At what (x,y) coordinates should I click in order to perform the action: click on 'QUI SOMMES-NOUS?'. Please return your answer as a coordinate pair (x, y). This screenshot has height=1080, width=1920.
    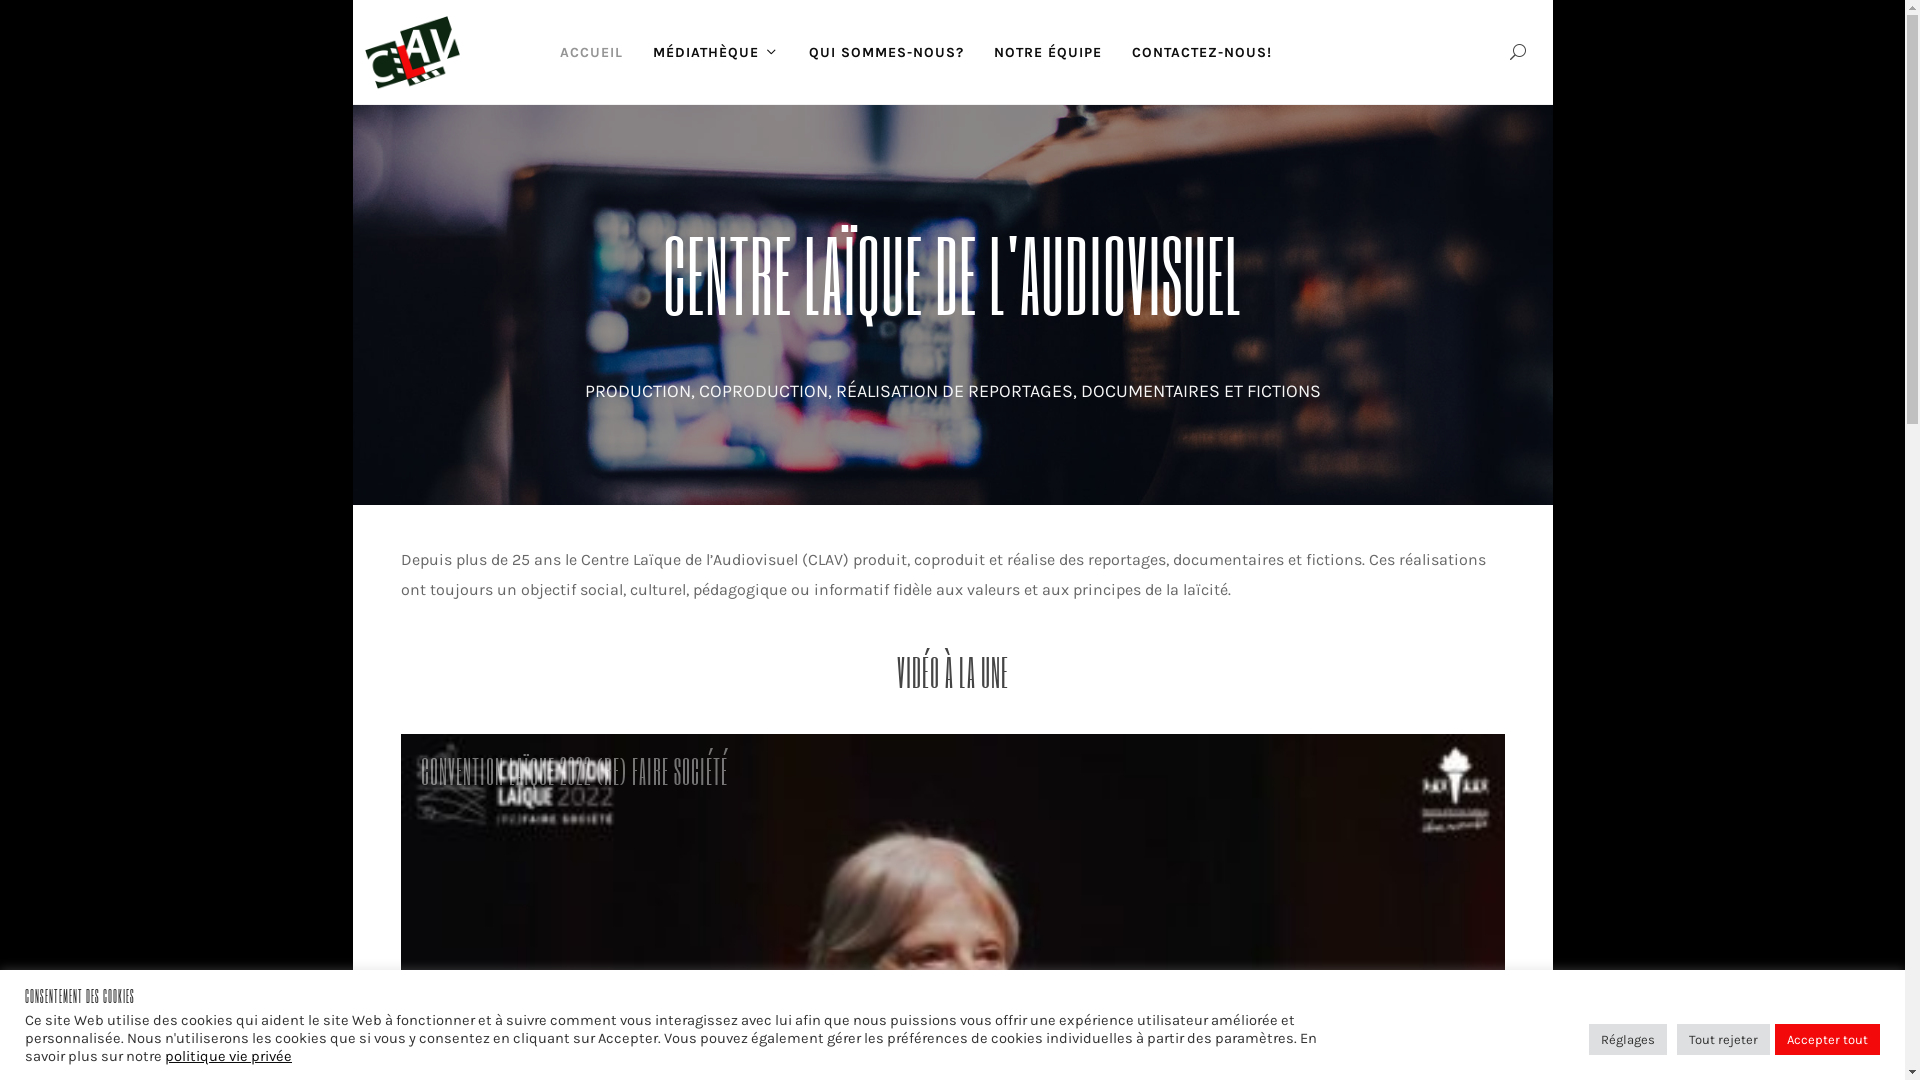
    Looking at the image, I should click on (885, 51).